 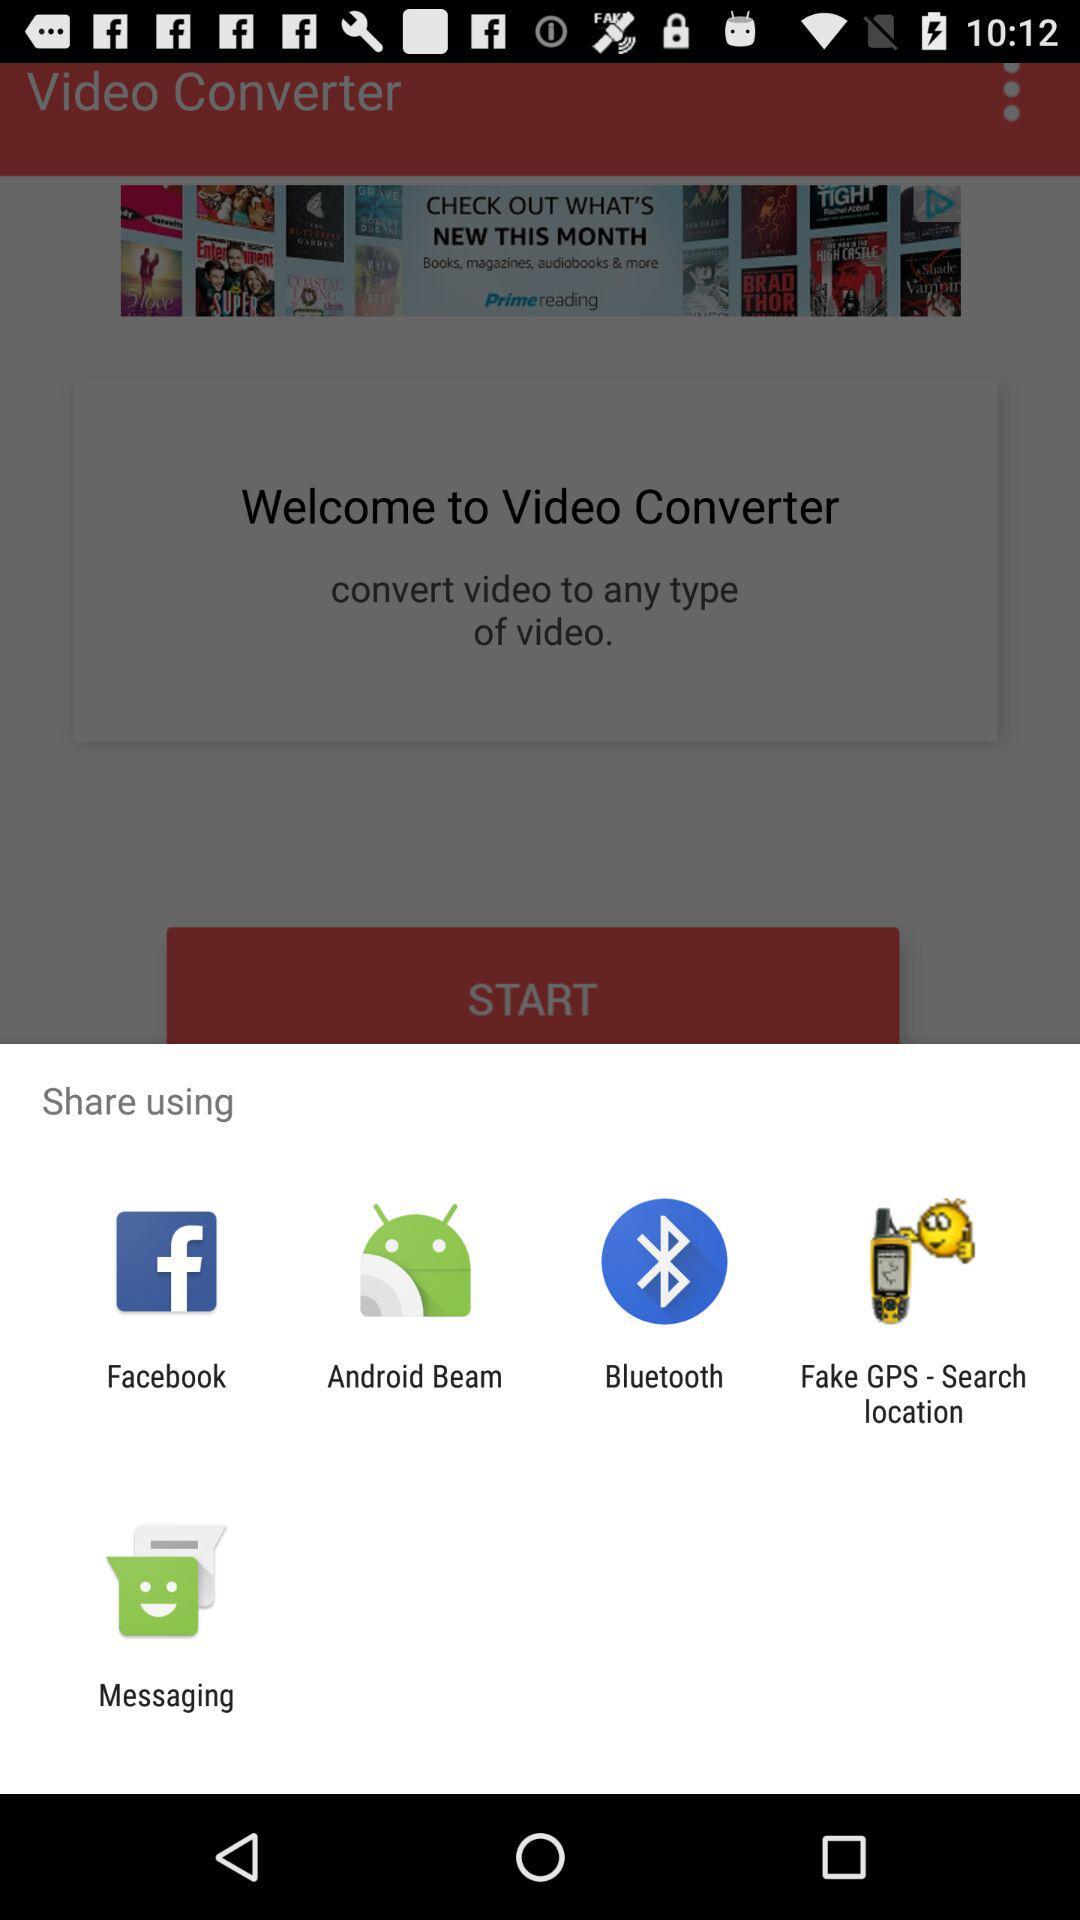 What do you see at coordinates (664, 1392) in the screenshot?
I see `the bluetooth item` at bounding box center [664, 1392].